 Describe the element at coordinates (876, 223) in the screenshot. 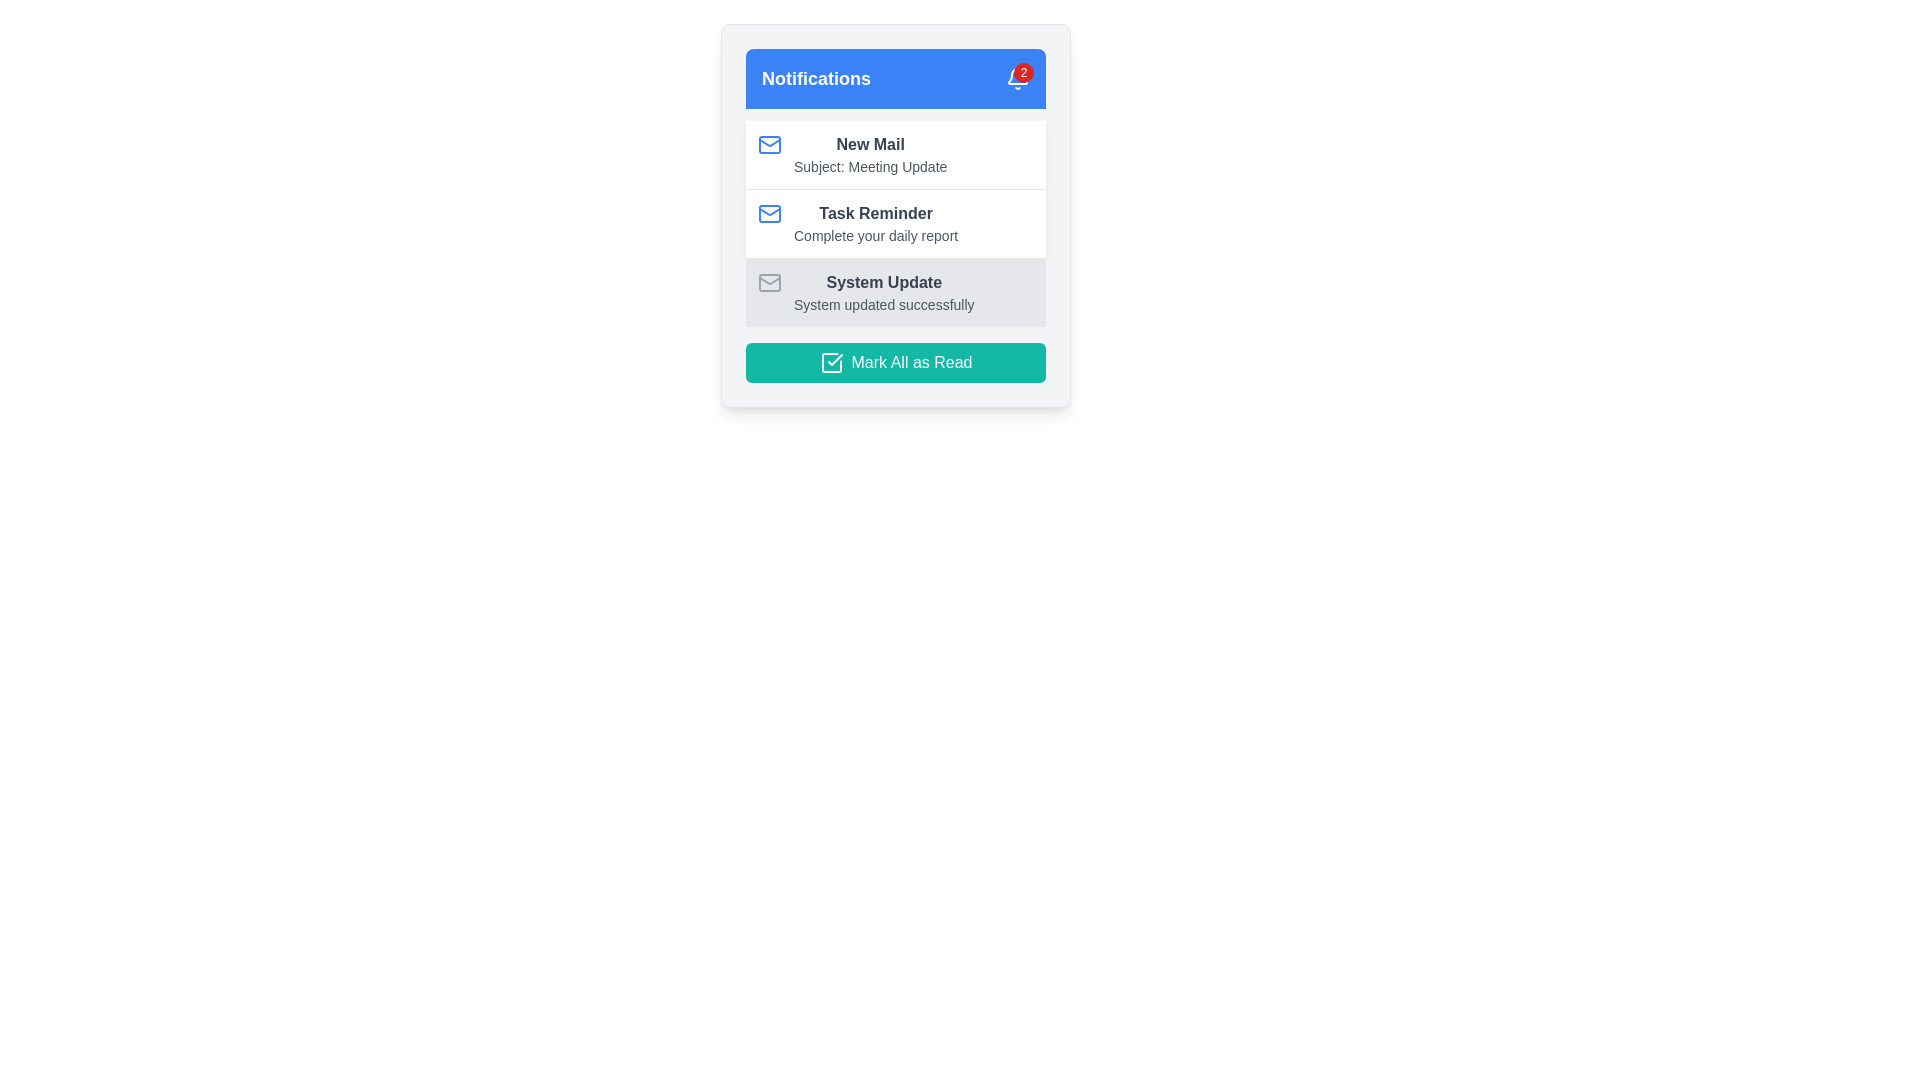

I see `the 'Task Reminder' notification item` at that location.